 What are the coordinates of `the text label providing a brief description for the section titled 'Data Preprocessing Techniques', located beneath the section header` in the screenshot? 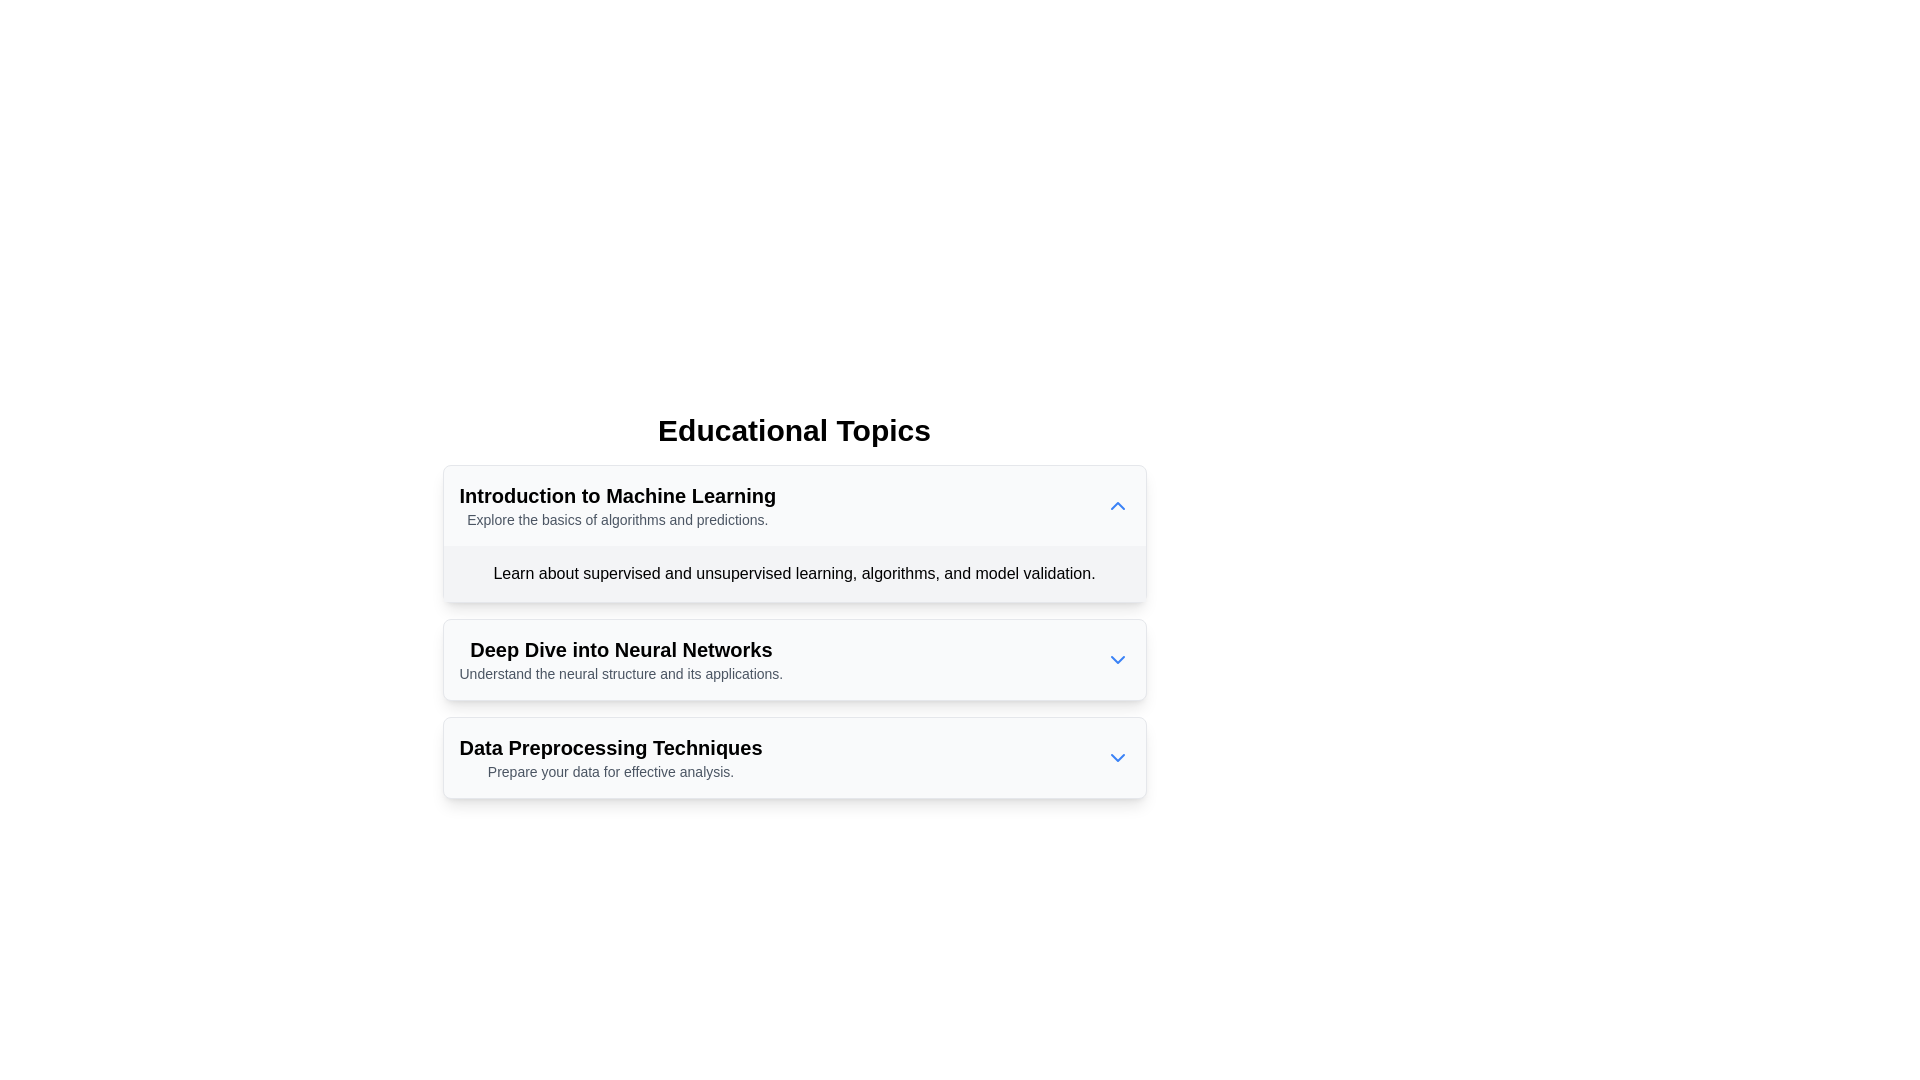 It's located at (609, 770).